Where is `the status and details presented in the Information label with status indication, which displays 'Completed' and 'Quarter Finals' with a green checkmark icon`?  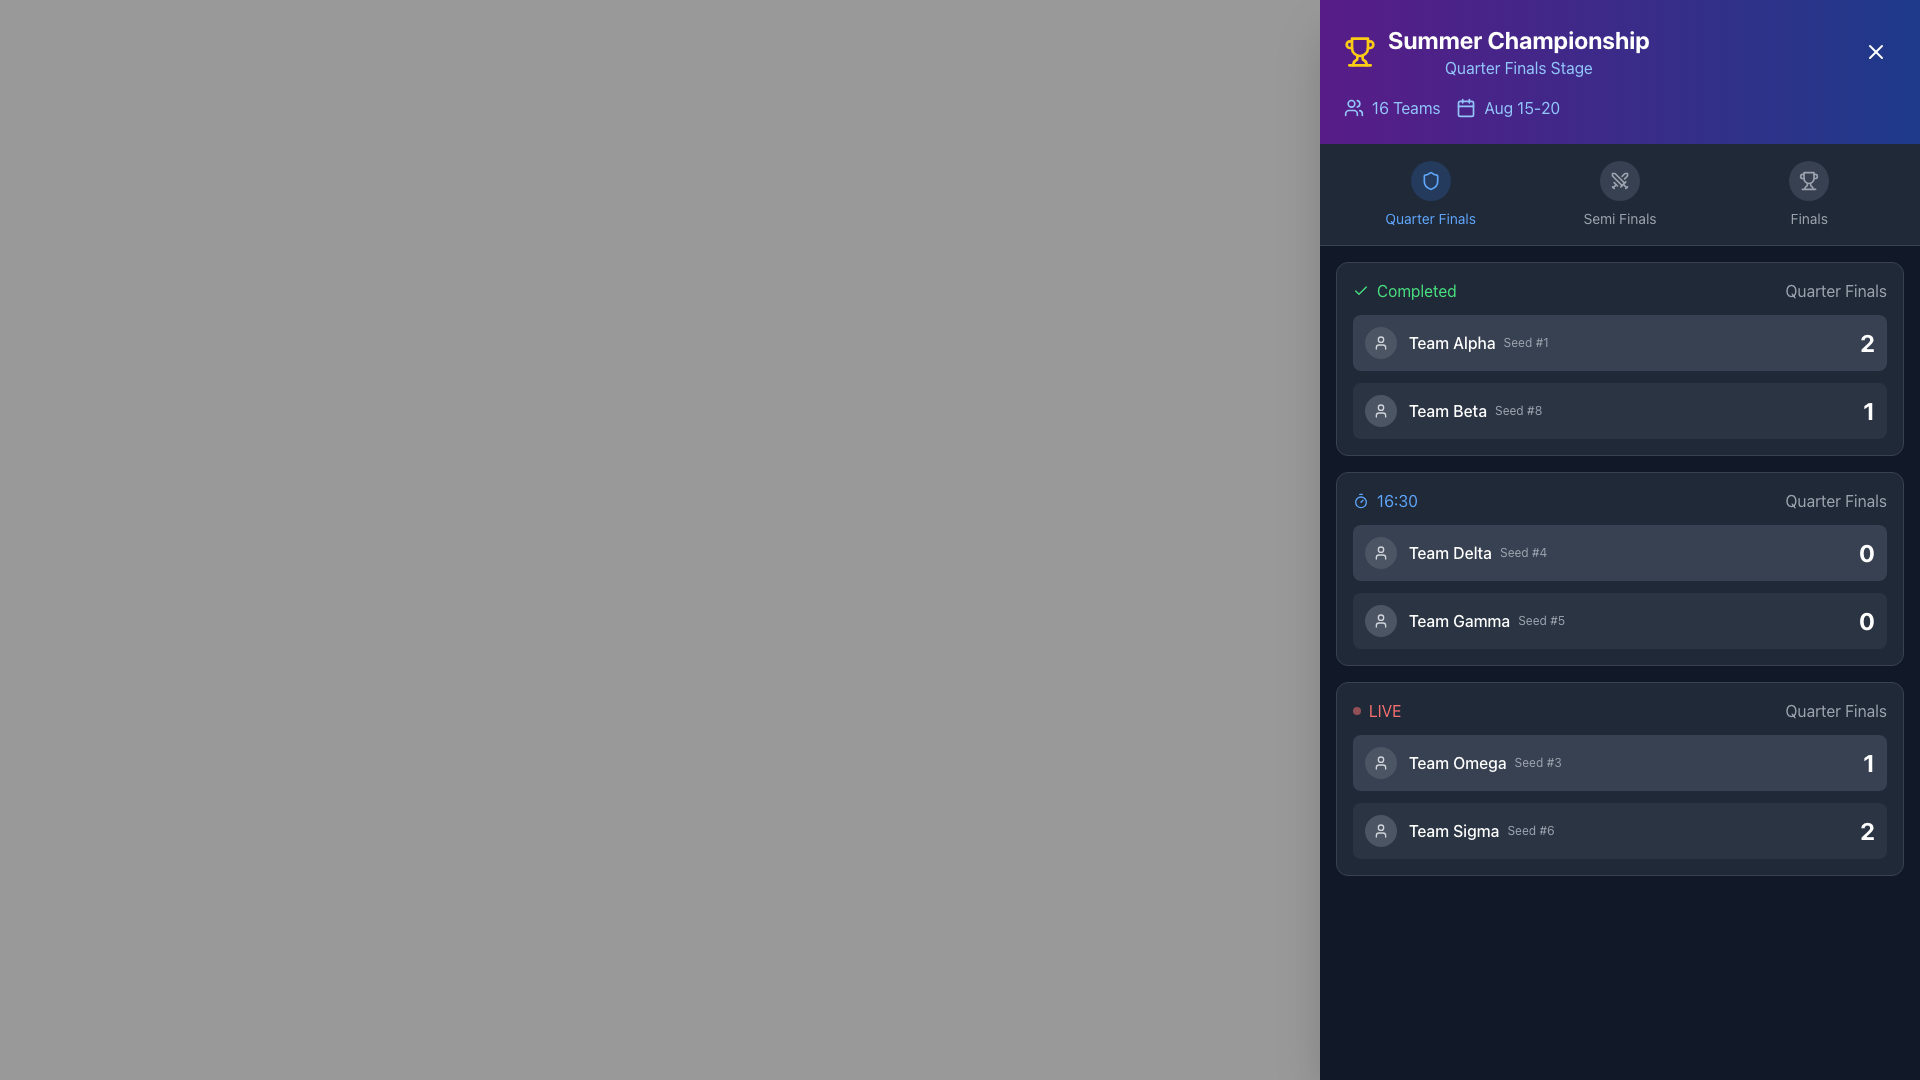
the status and details presented in the Information label with status indication, which displays 'Completed' and 'Quarter Finals' with a green checkmark icon is located at coordinates (1620, 290).